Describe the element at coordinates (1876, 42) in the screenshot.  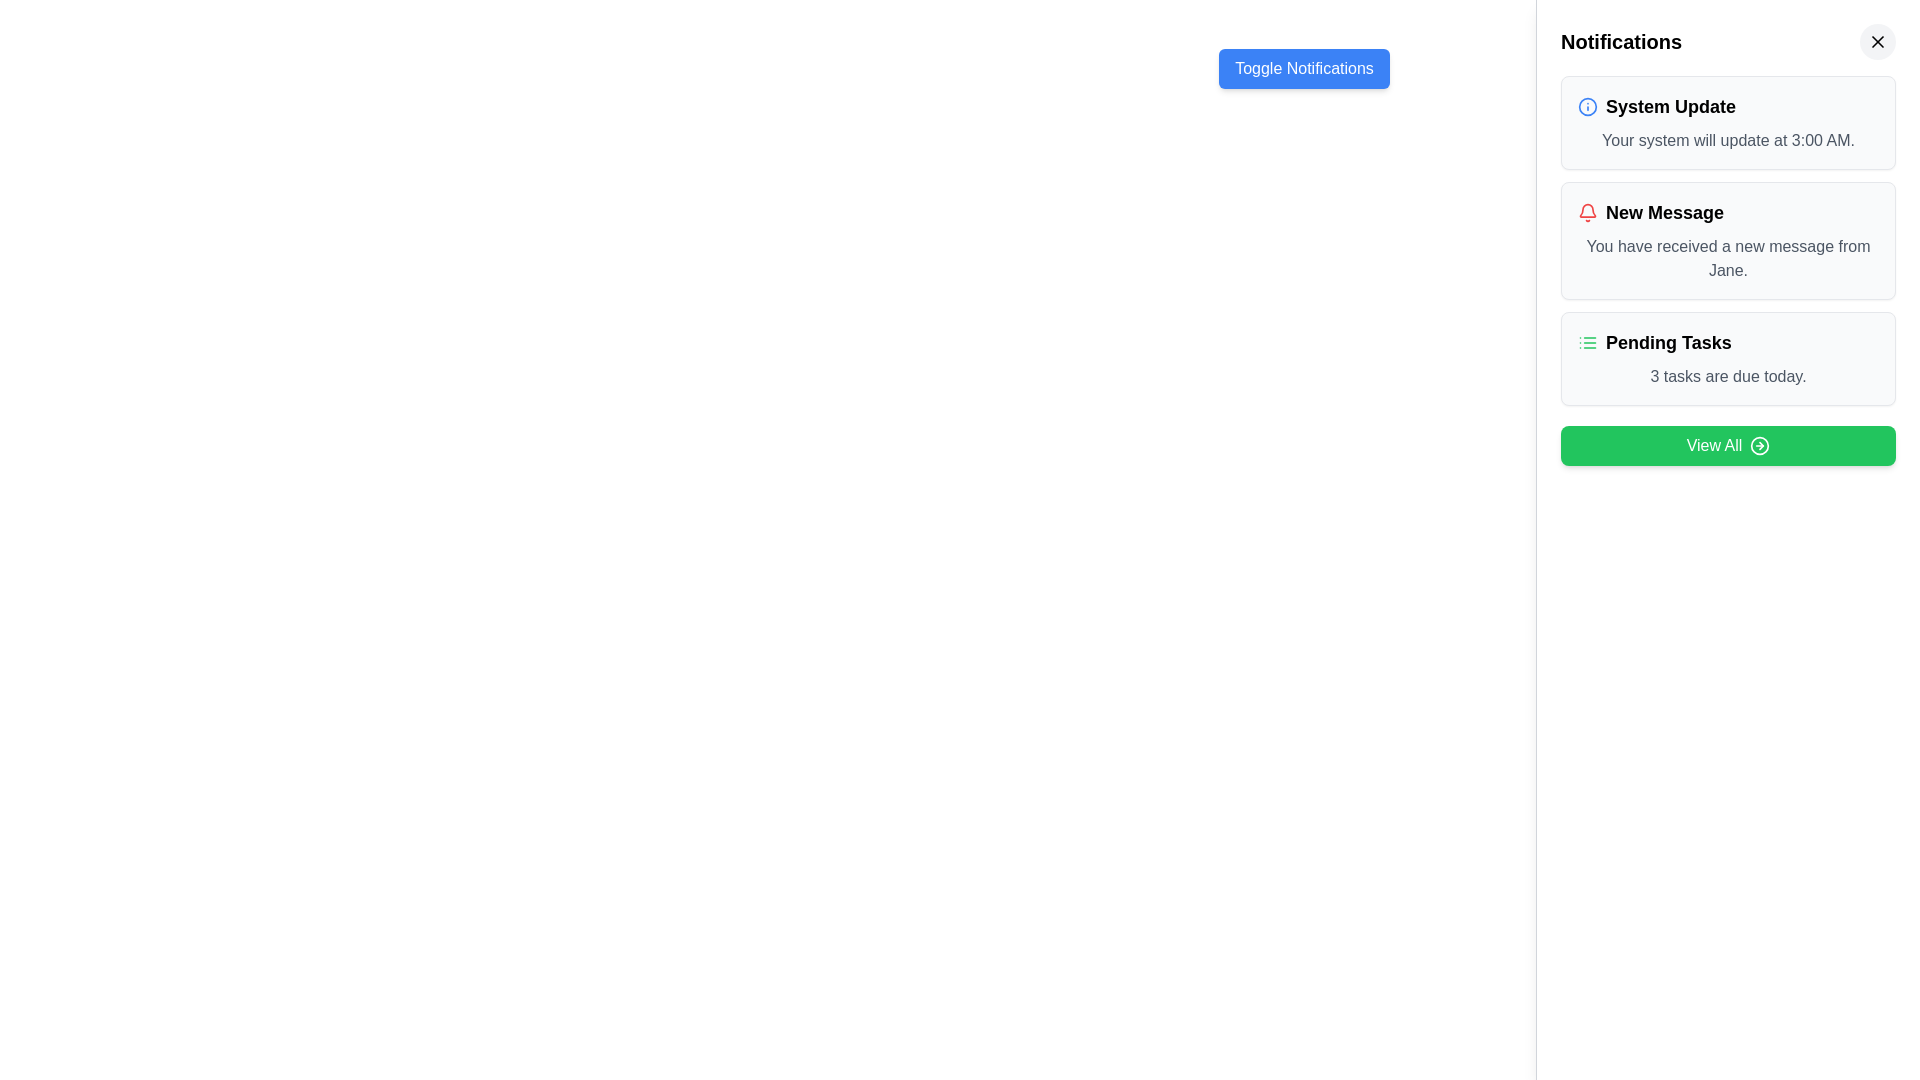
I see `the Close button (an 'X' icon) located at the top-right corner of the Notifications panel` at that location.